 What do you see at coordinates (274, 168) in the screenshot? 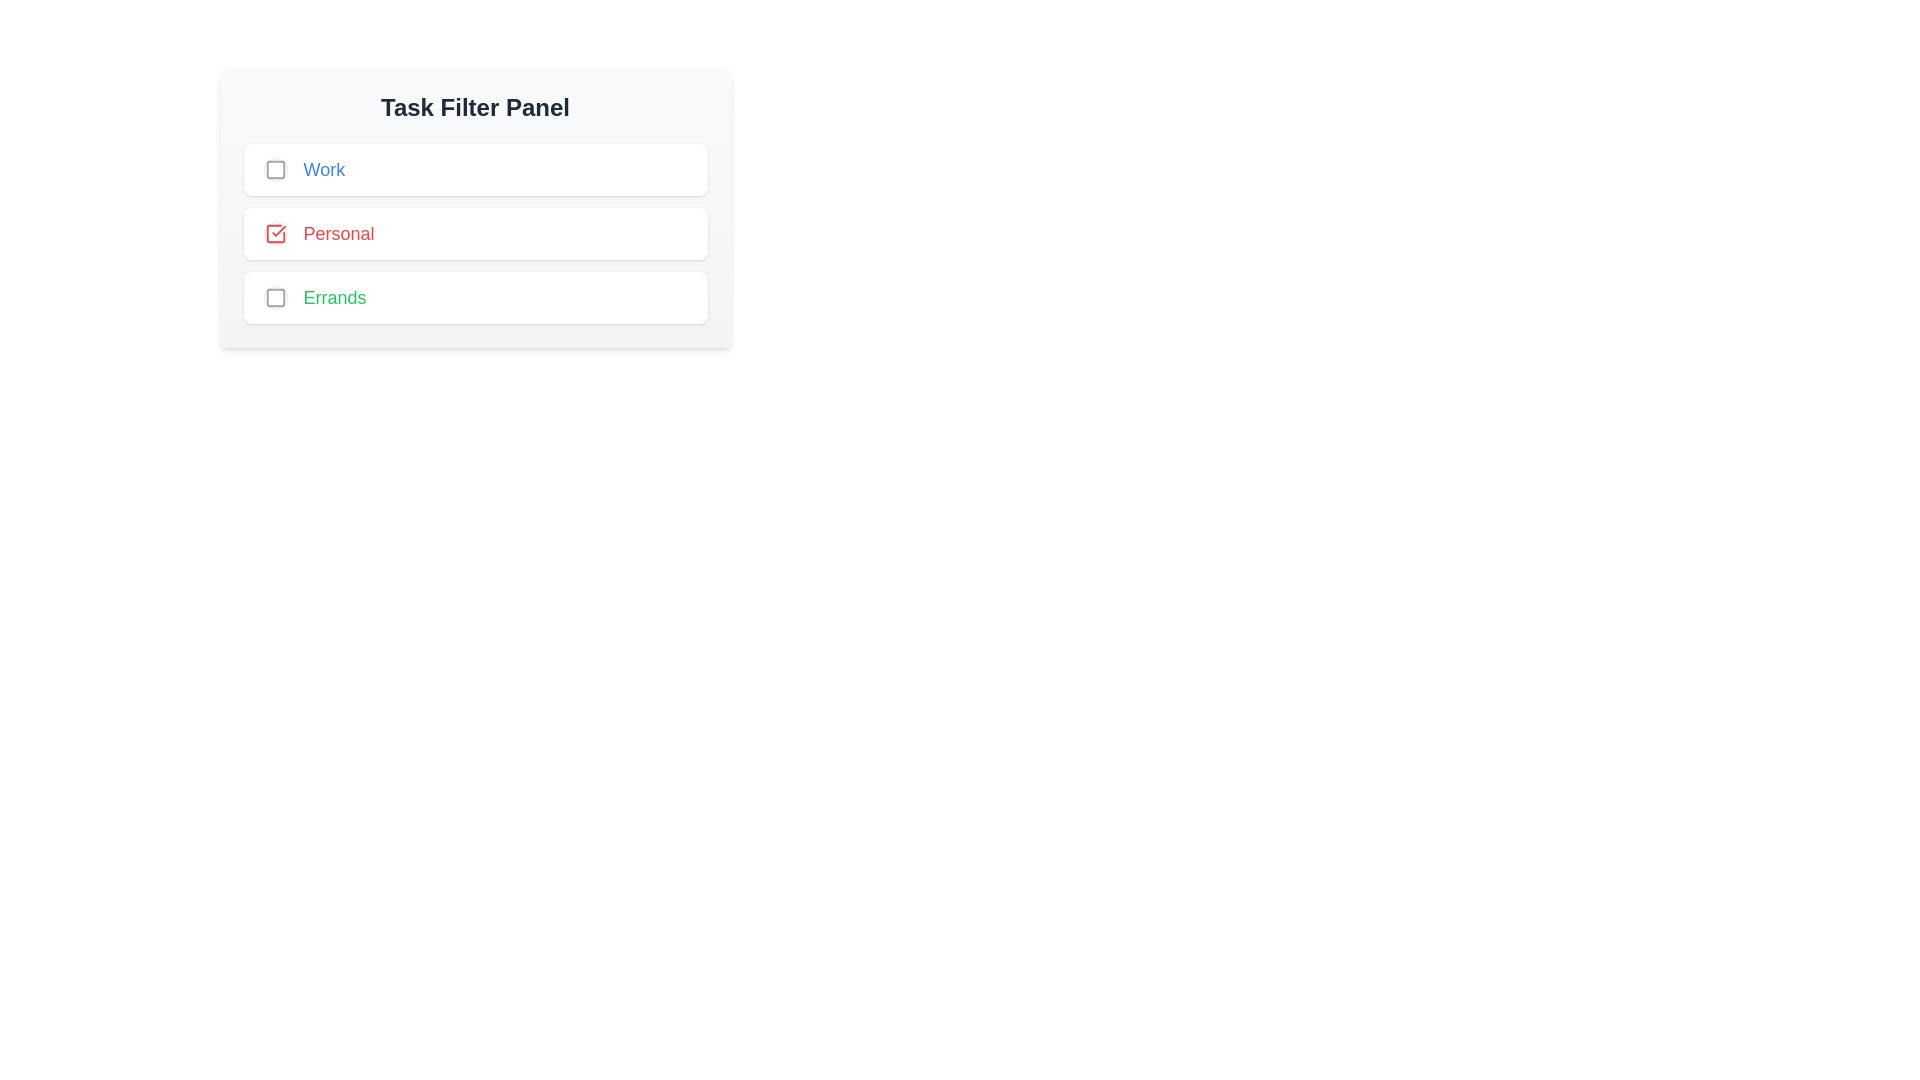
I see `the 'Work' filter icon located in the Task Filter Panel, which is the first item in the vertical list of task filters` at bounding box center [274, 168].